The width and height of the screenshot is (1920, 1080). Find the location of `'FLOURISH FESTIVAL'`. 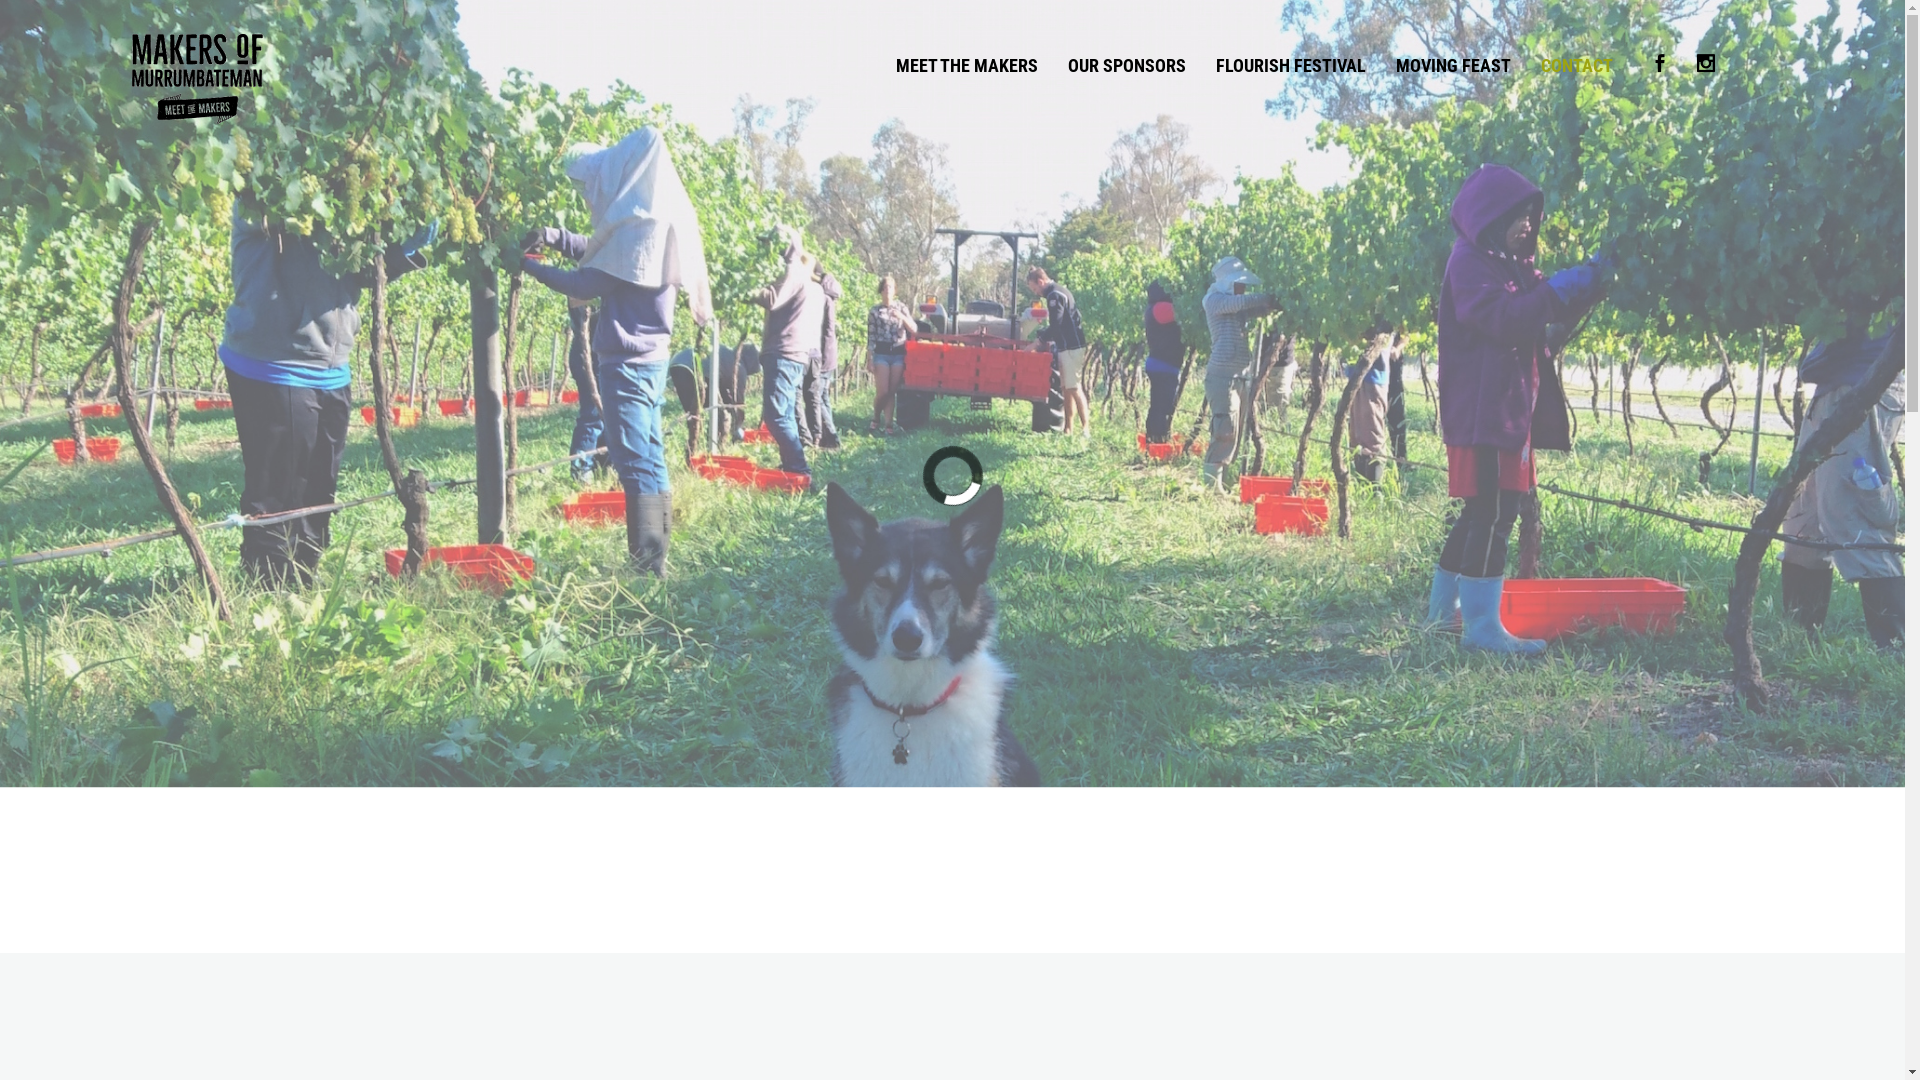

'FLOURISH FESTIVAL' is located at coordinates (1291, 64).